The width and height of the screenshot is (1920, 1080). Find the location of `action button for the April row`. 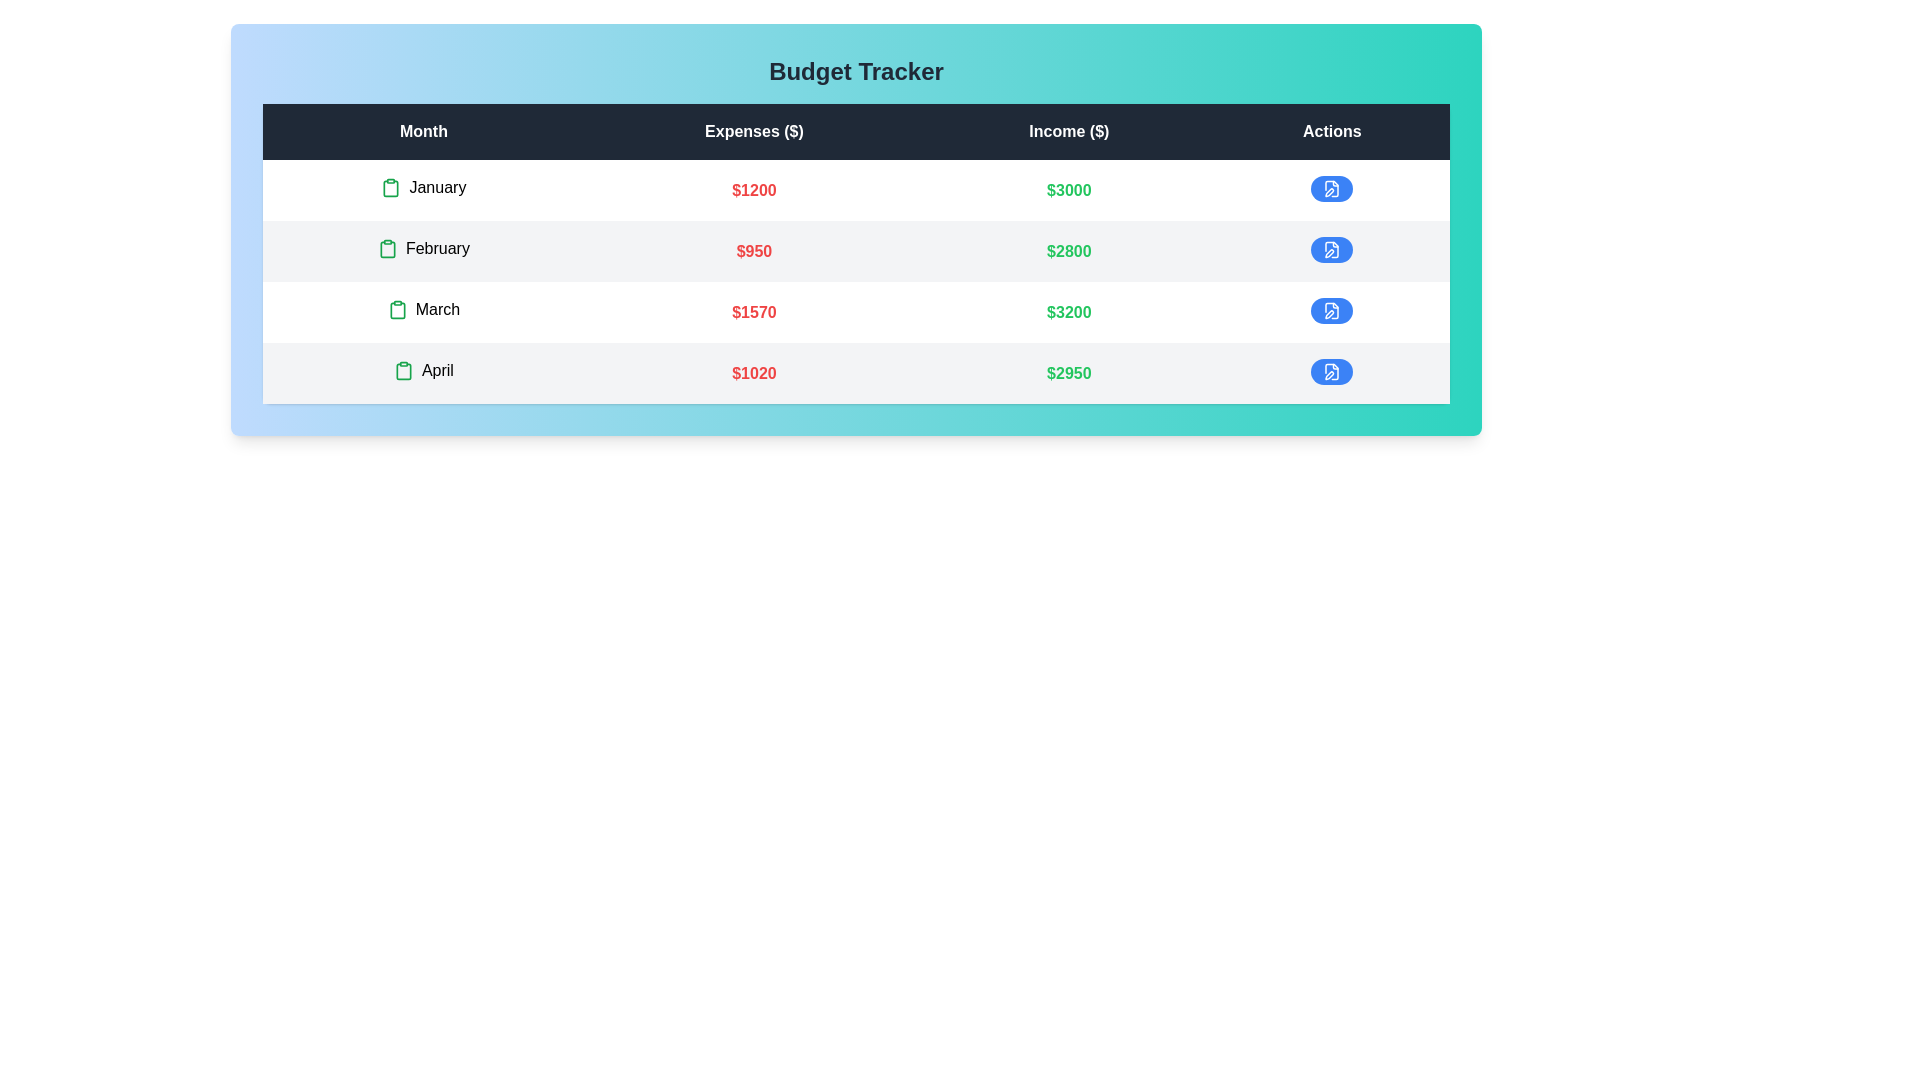

action button for the April row is located at coordinates (1331, 371).